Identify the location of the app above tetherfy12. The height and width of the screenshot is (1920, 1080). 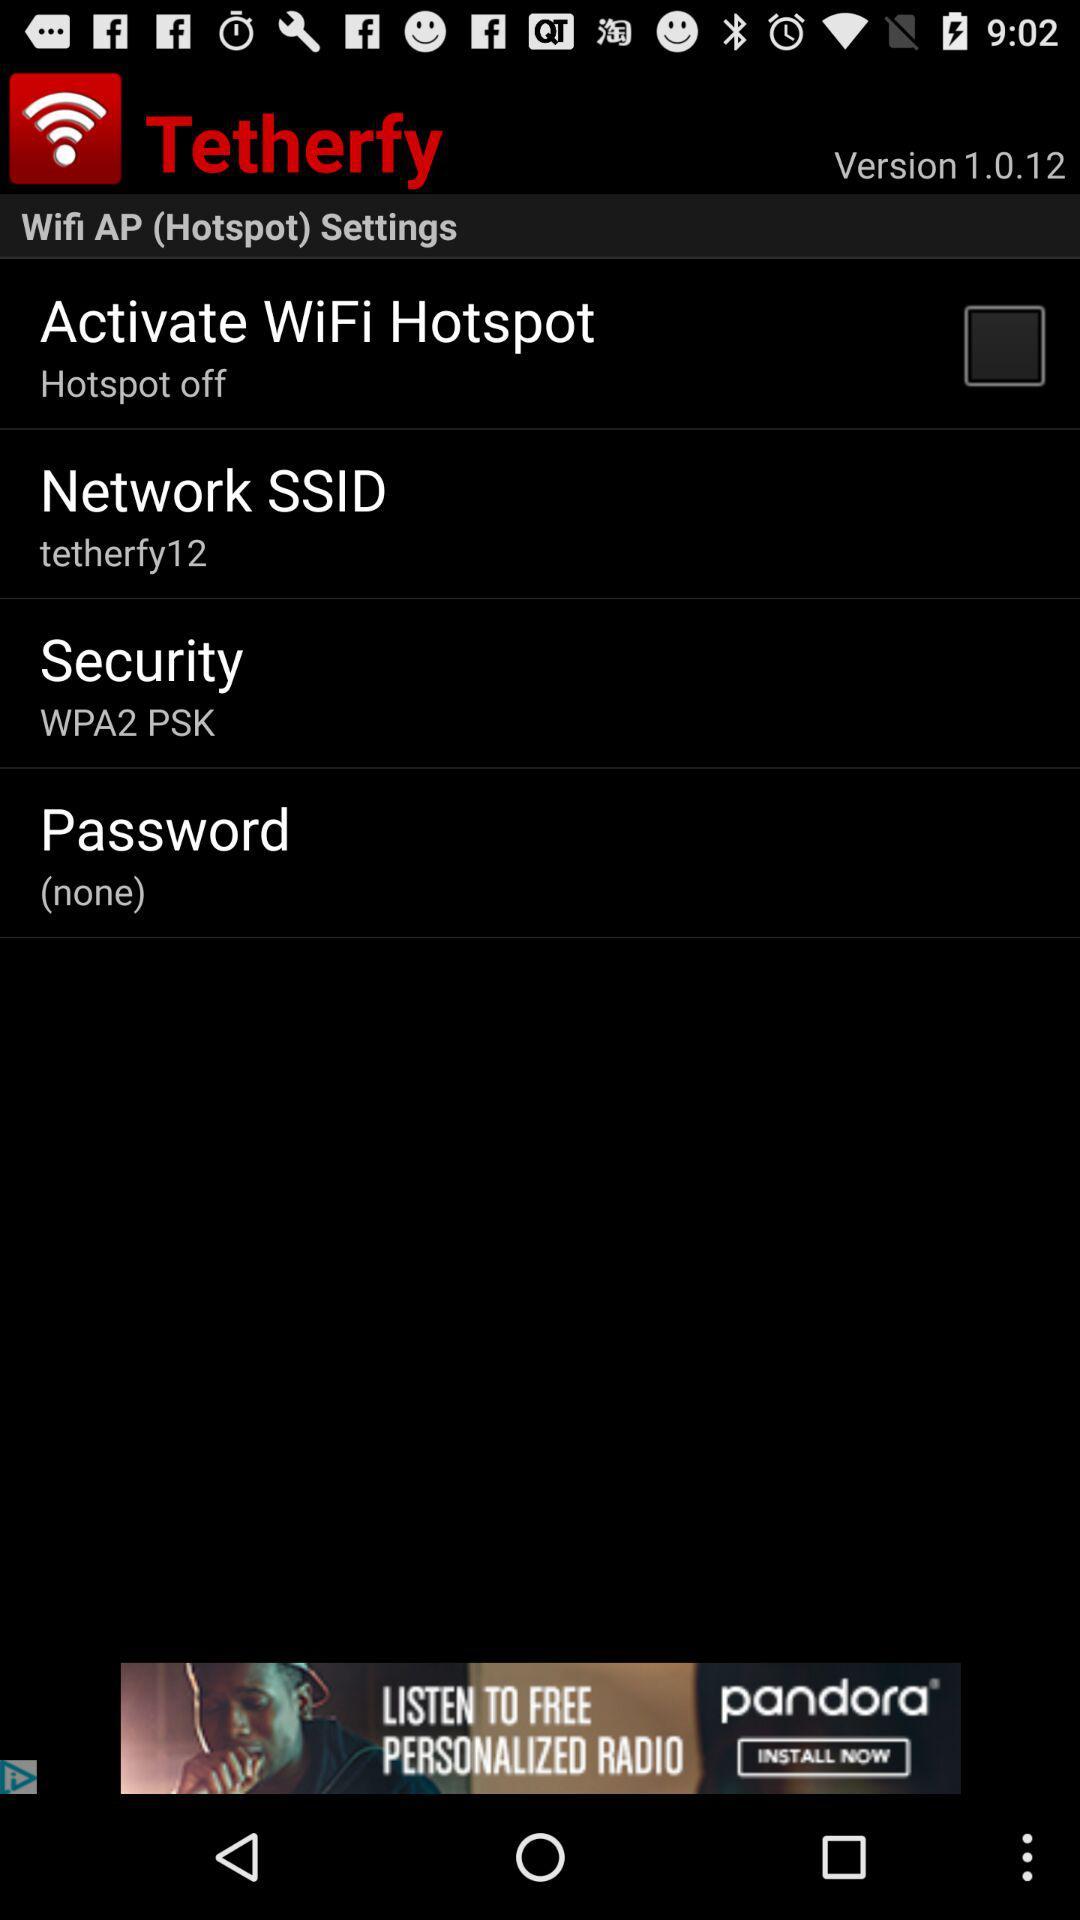
(213, 488).